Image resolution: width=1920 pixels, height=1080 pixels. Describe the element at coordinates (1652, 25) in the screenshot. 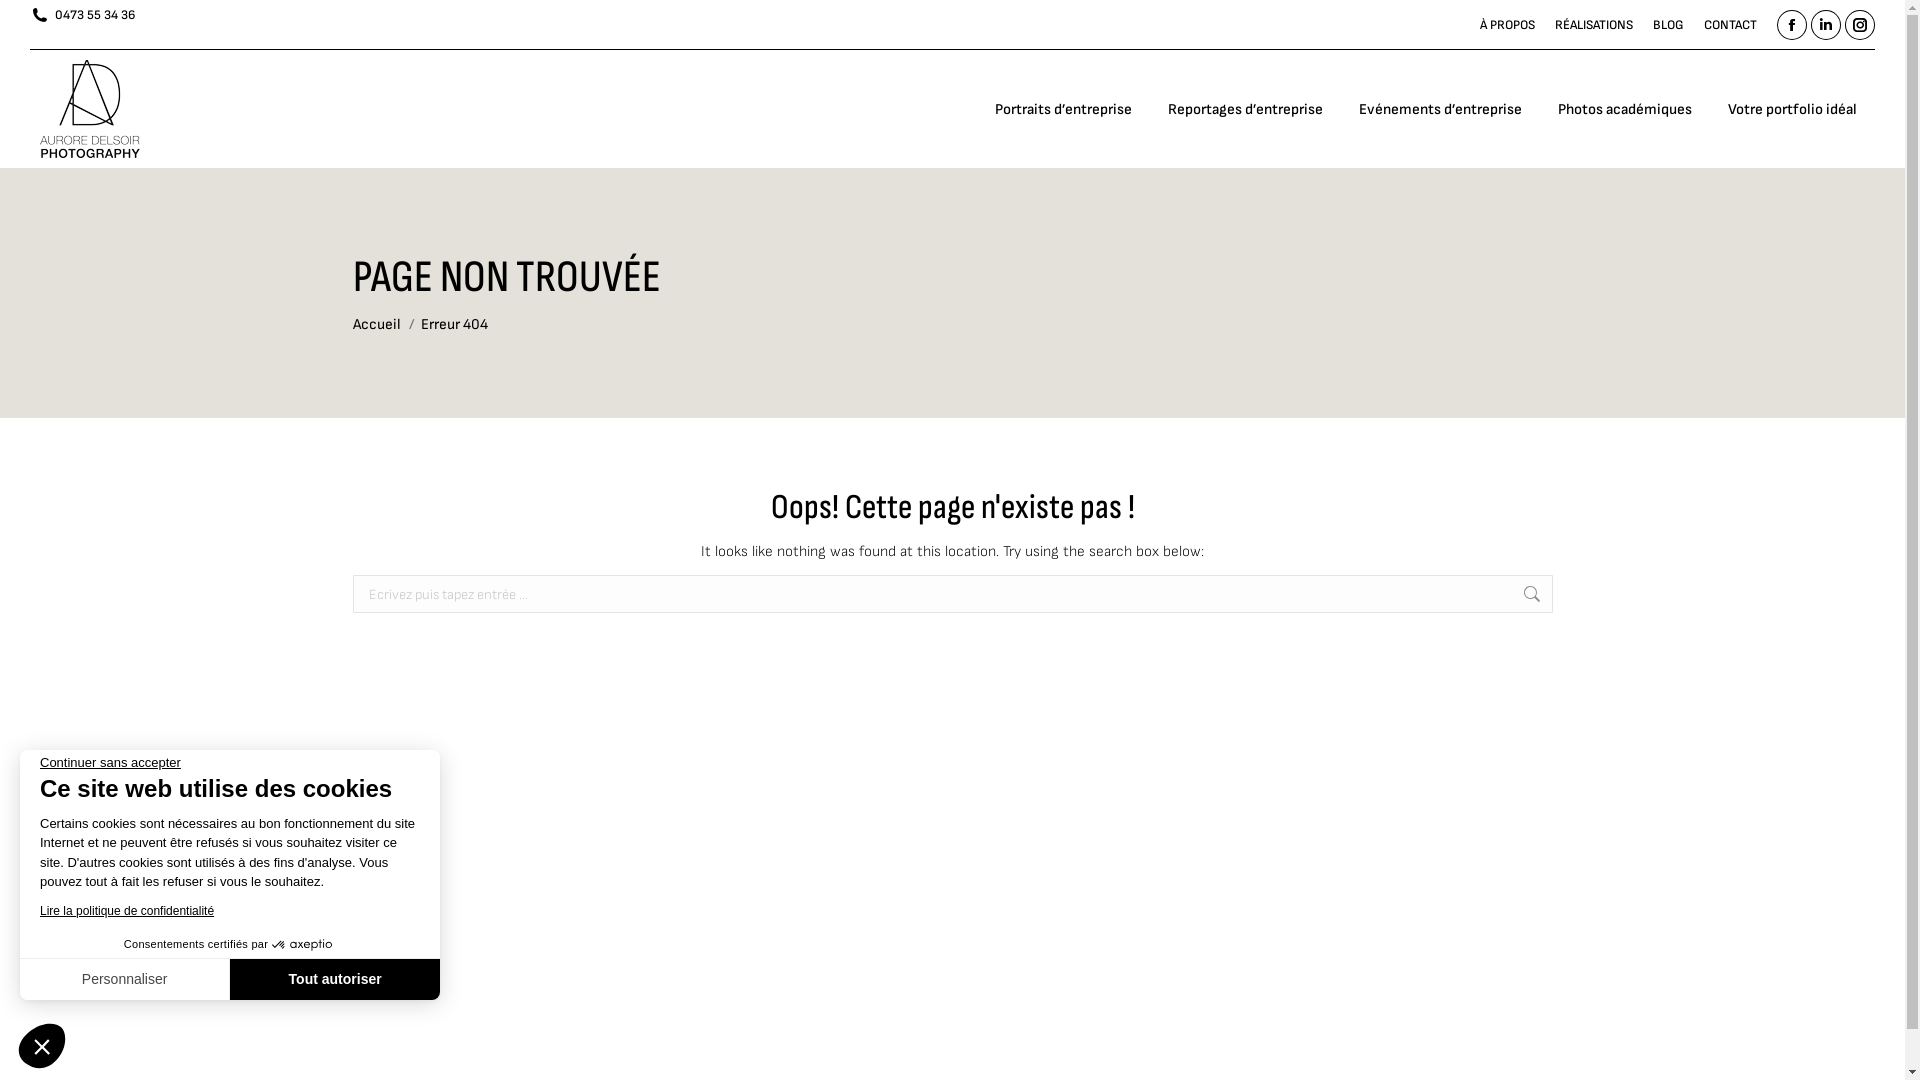

I see `'BLOG'` at that location.